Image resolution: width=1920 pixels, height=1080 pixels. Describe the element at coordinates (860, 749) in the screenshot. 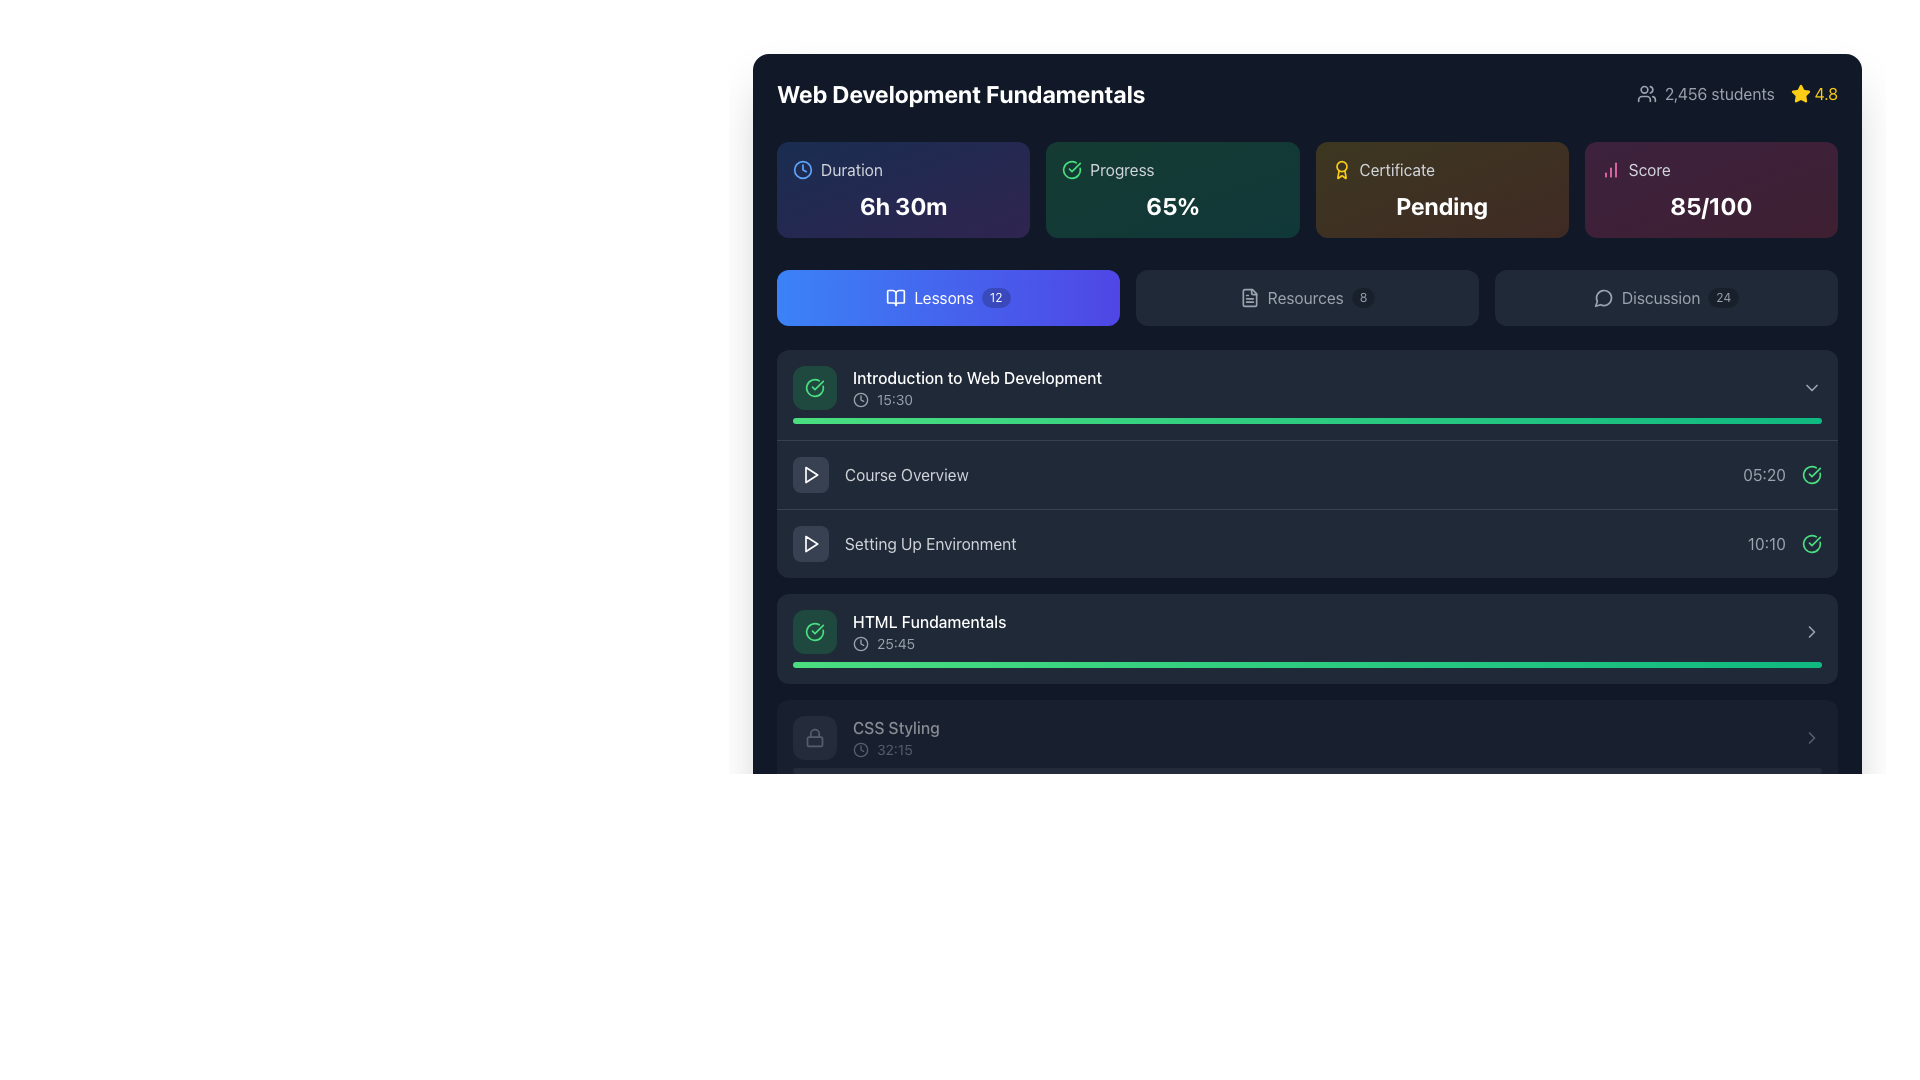

I see `the circular graphical element representing a clock or timer, located to the left of the 'CSS Styling' course entry in the list of lessons` at that location.